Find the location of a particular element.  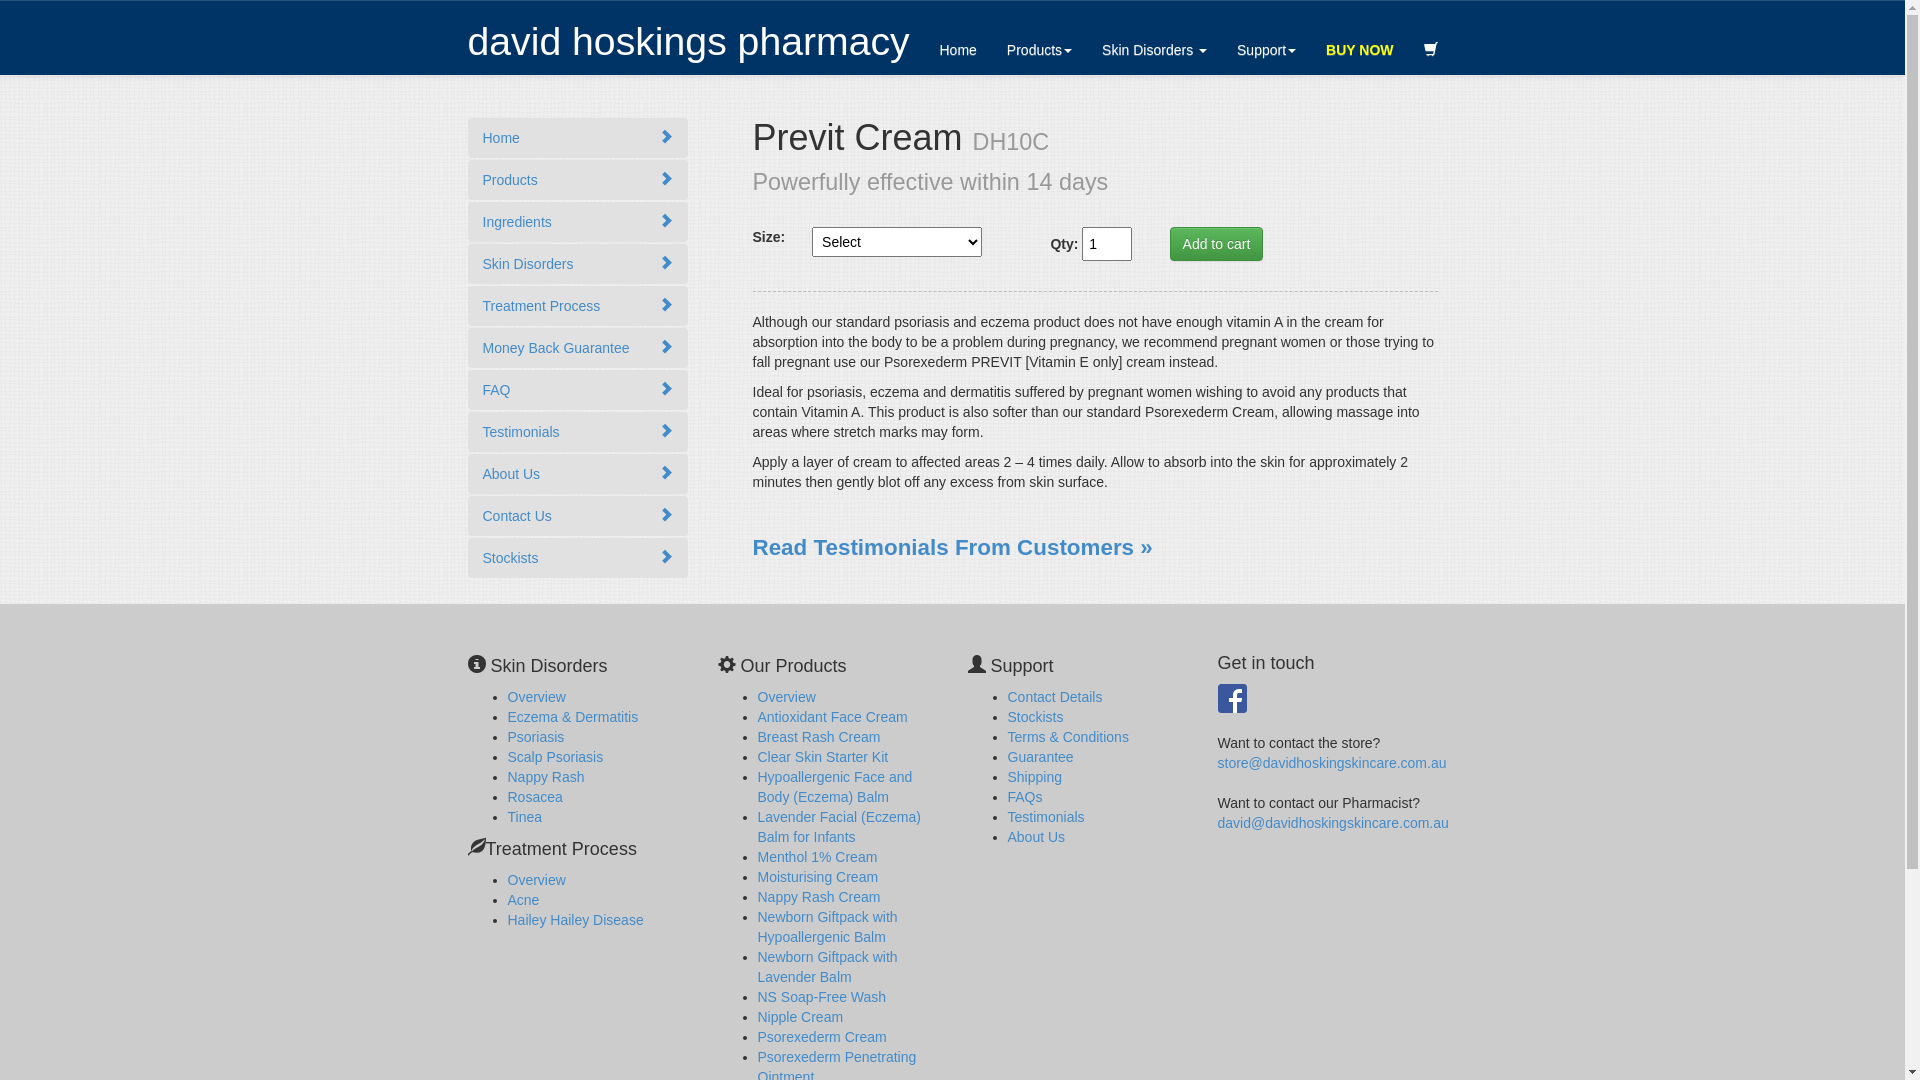

'Moisturising Cream' is located at coordinates (818, 875).